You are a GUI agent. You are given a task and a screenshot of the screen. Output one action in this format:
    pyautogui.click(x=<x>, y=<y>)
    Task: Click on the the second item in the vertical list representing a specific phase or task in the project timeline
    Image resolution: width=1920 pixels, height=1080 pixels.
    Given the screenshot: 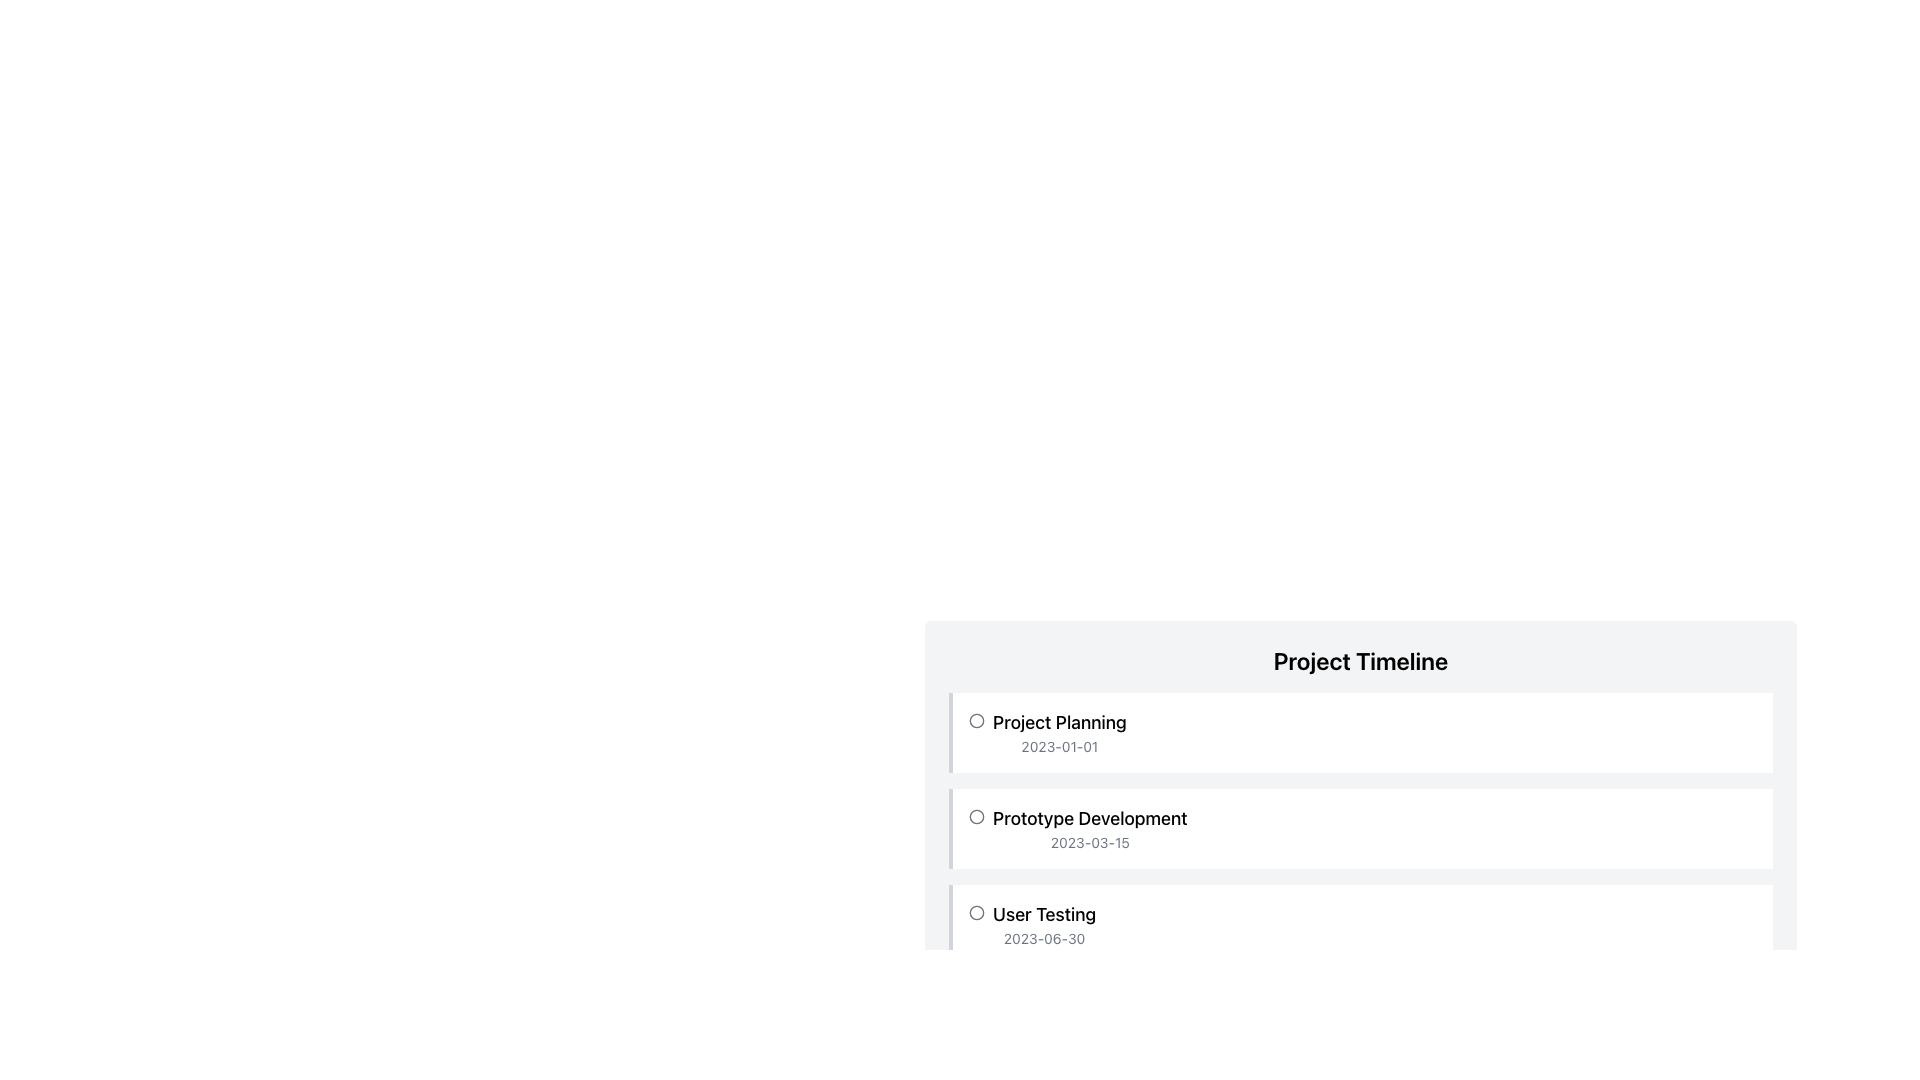 What is the action you would take?
    pyautogui.click(x=1360, y=829)
    